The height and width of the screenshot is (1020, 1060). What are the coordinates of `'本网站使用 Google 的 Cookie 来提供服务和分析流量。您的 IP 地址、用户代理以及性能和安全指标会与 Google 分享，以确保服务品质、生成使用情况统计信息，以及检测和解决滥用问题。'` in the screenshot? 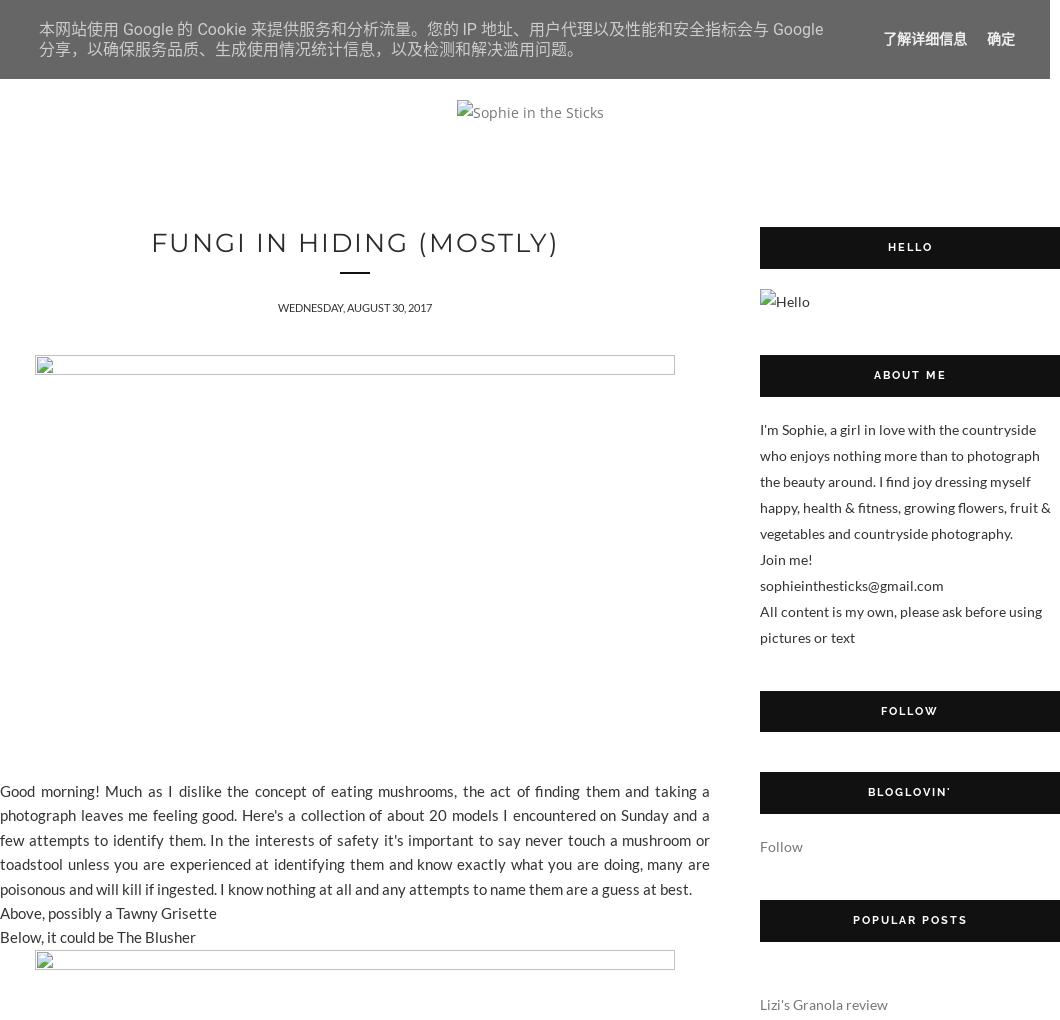 It's located at (429, 37).